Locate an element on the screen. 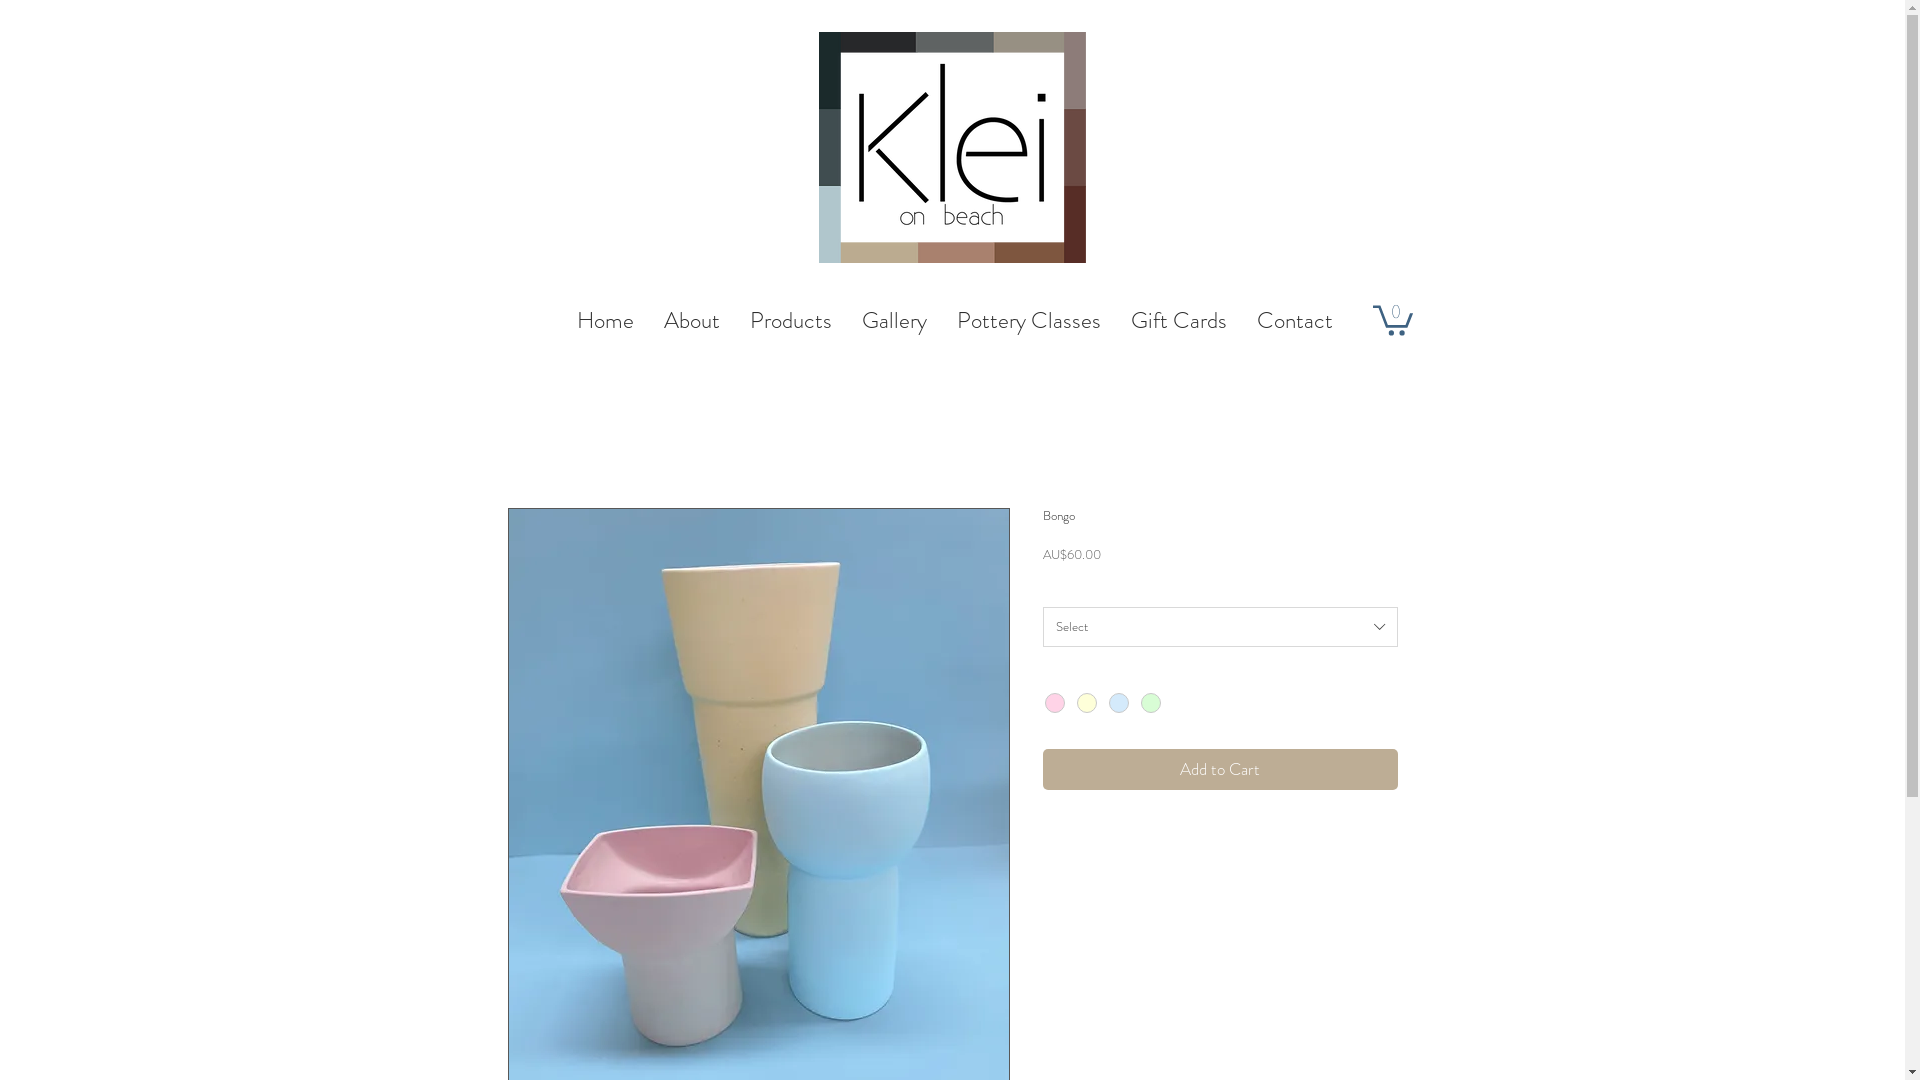  'Pottery Classes' is located at coordinates (1028, 319).